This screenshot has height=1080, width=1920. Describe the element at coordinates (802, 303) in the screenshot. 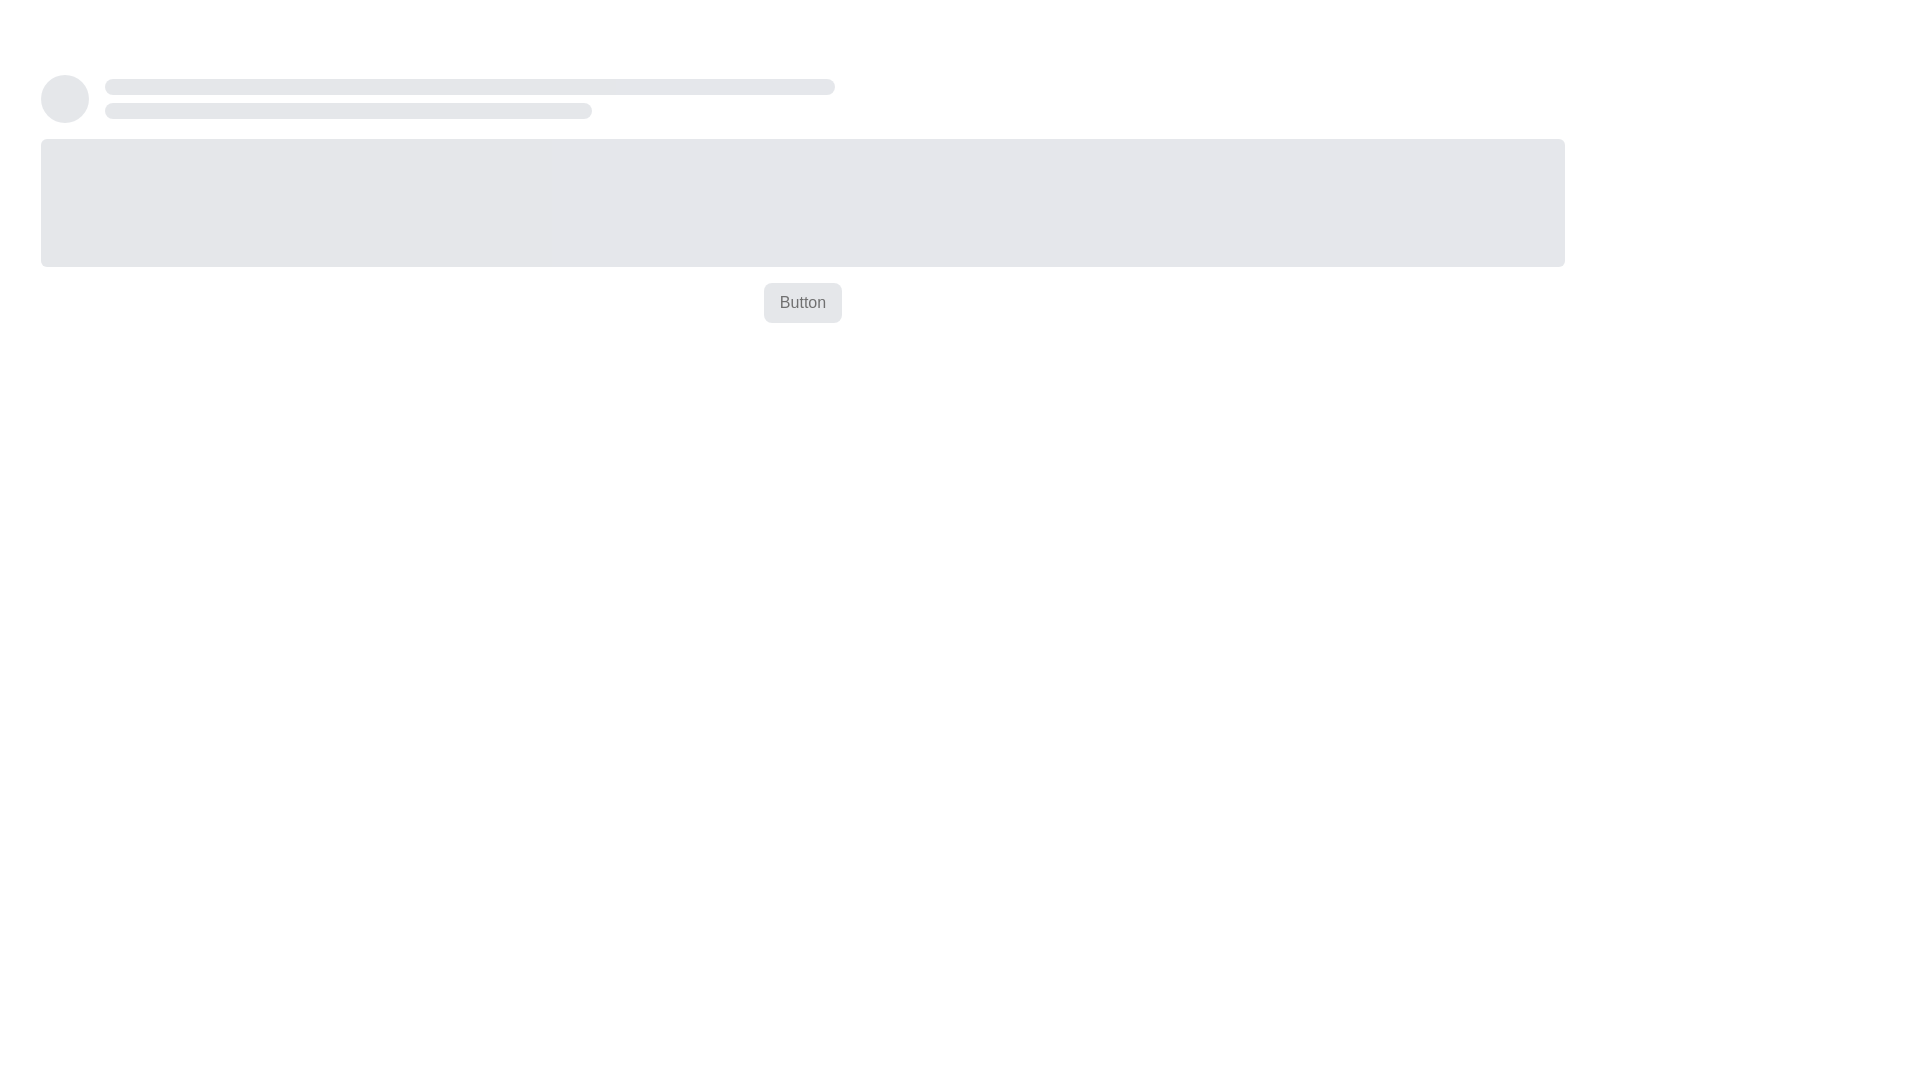

I see `the Button placeholder (non-interactive) which is a rectangular component with rounded corners and a gray background, containing the text 'Button' centered within it` at that location.